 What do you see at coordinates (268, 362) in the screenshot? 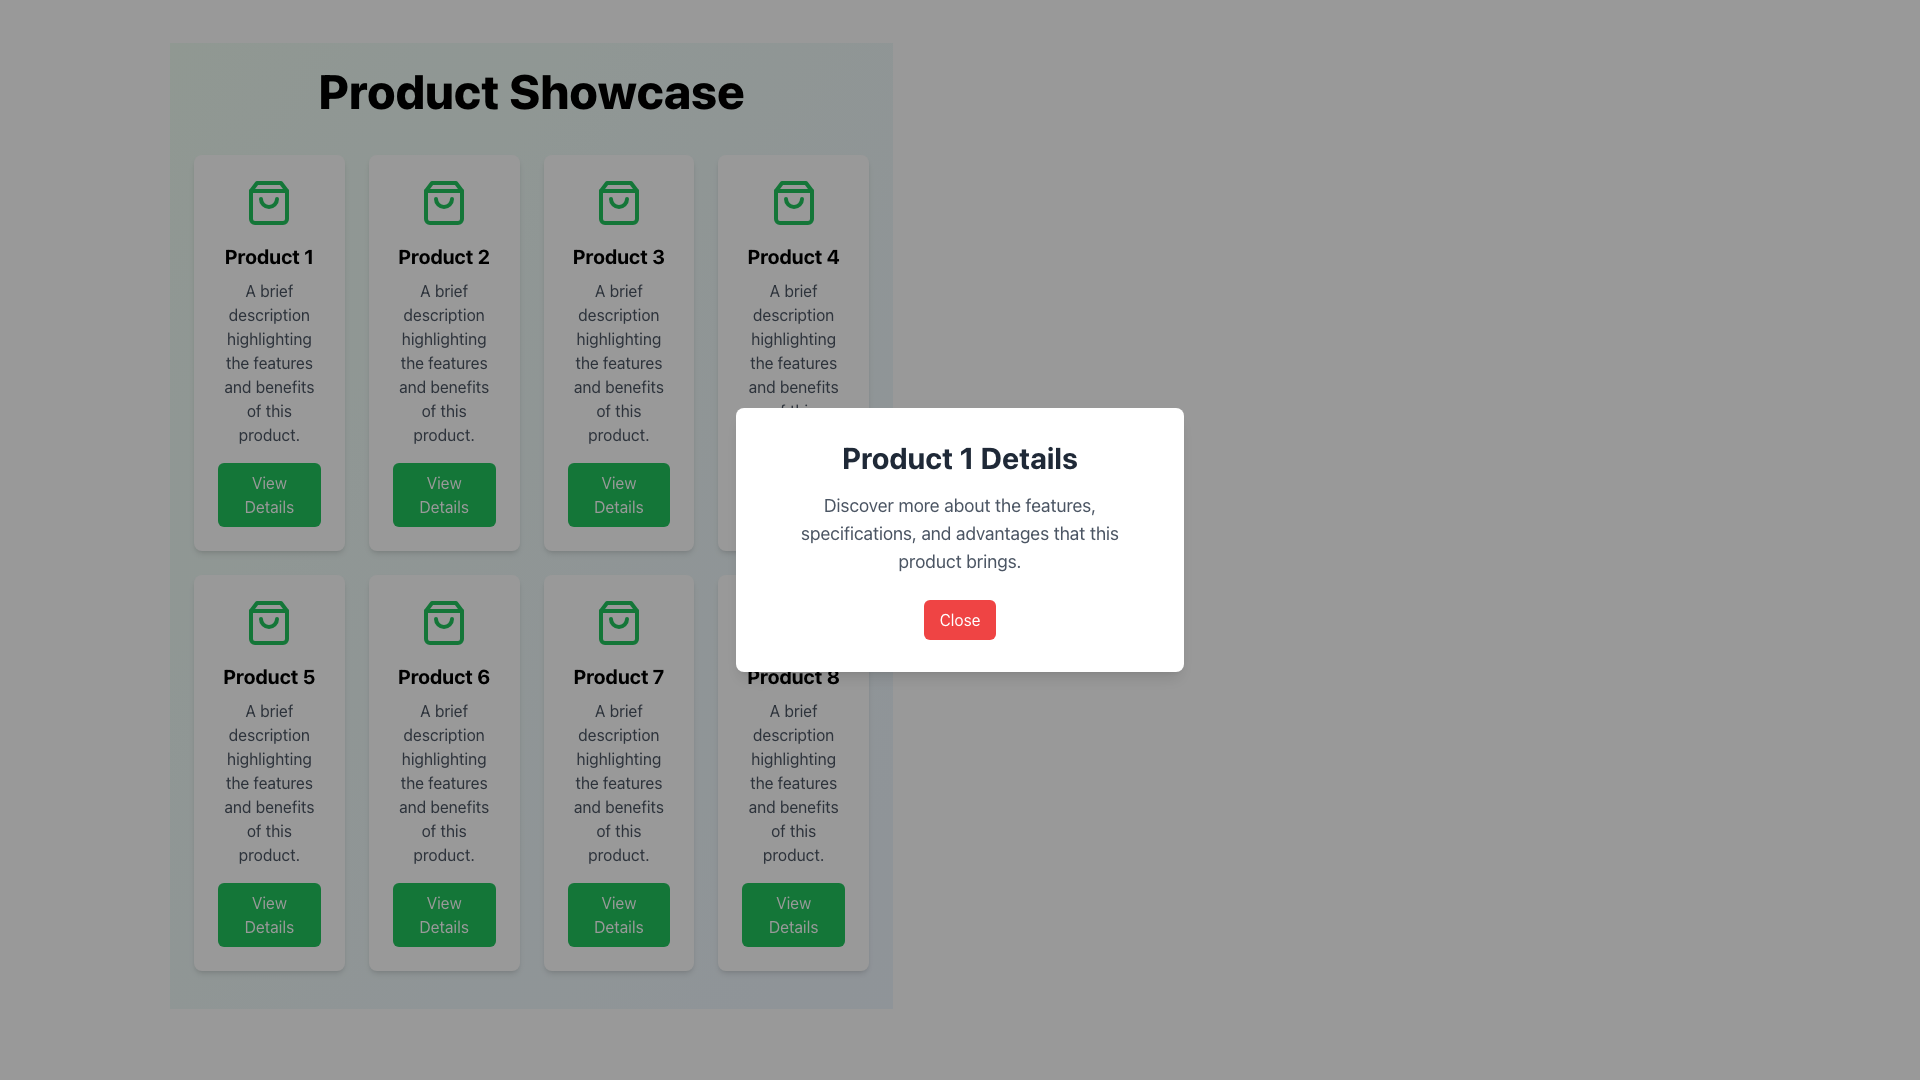
I see `text content styled in light gray color located in the second section of the card layout for 'Product 1', which highlights the features and benefits of the product` at bounding box center [268, 362].